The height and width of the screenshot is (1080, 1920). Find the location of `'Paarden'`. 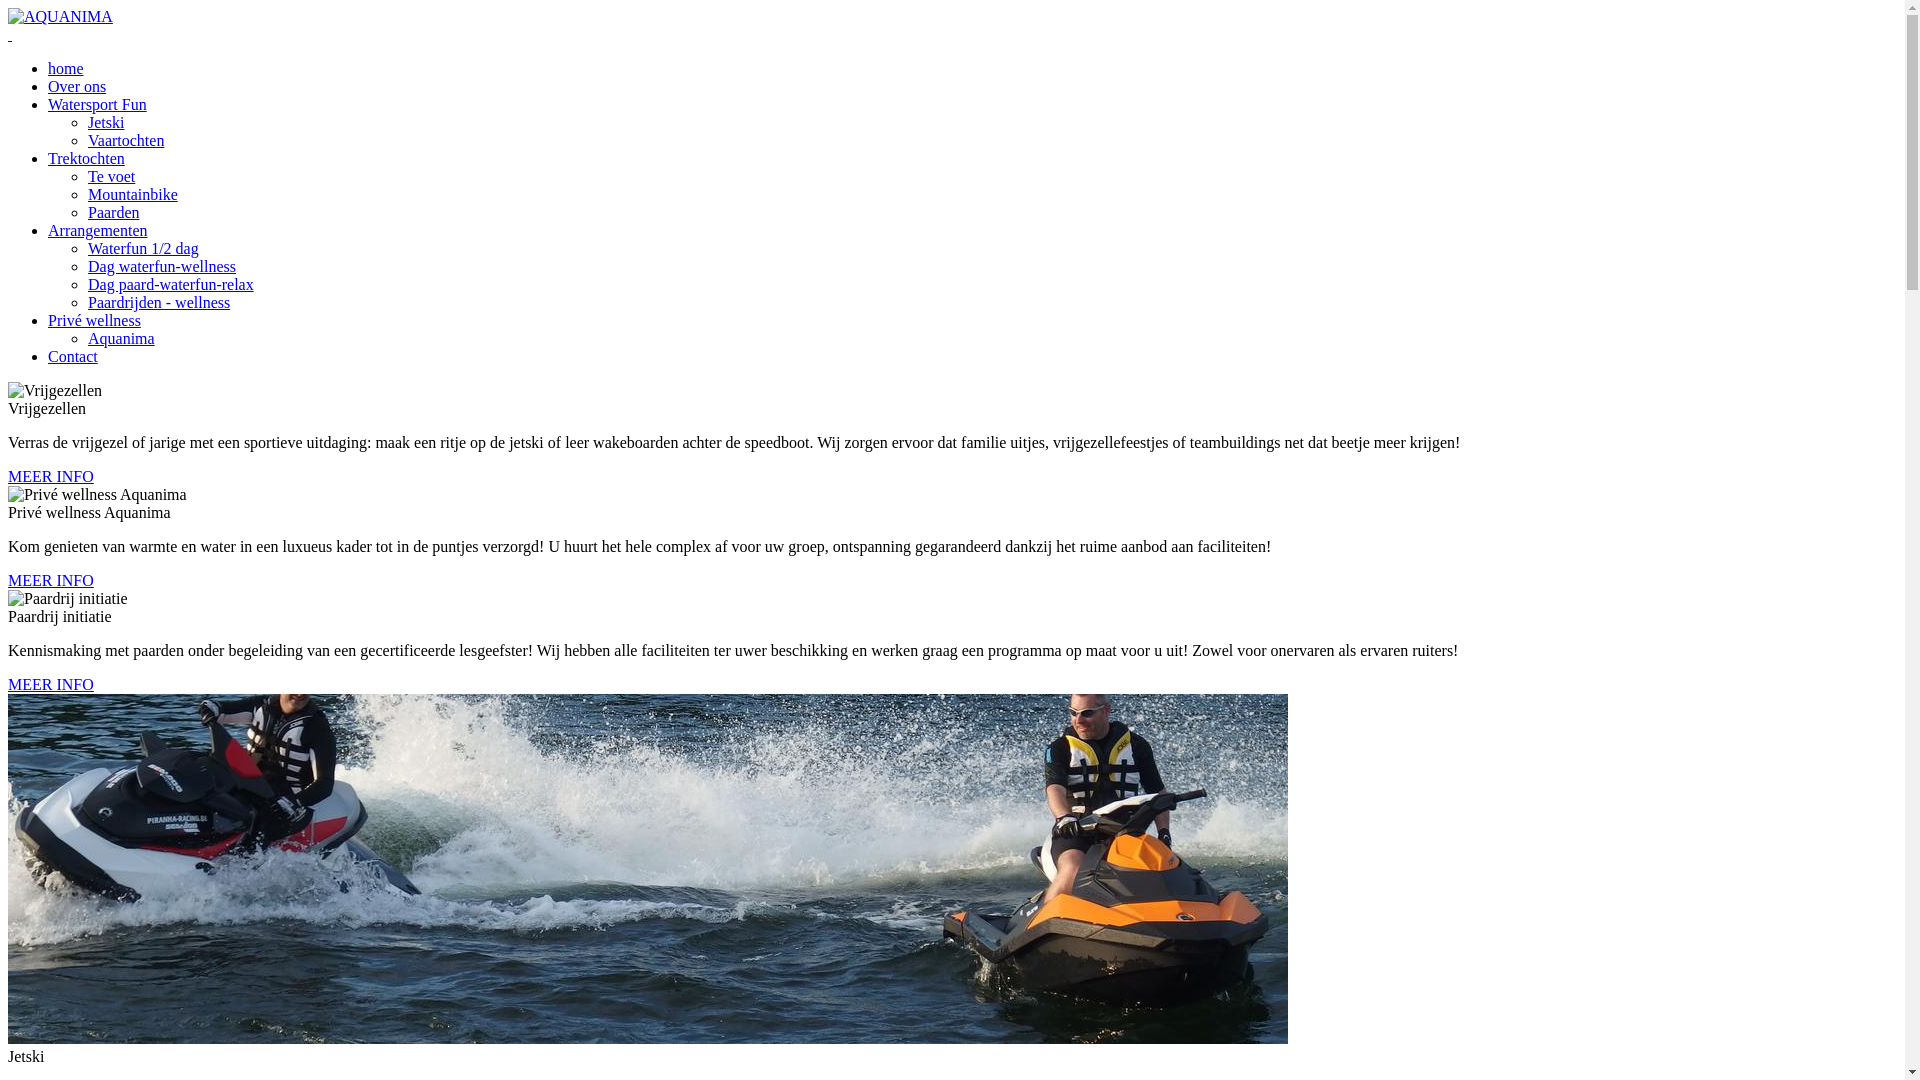

'Paarden' is located at coordinates (113, 212).